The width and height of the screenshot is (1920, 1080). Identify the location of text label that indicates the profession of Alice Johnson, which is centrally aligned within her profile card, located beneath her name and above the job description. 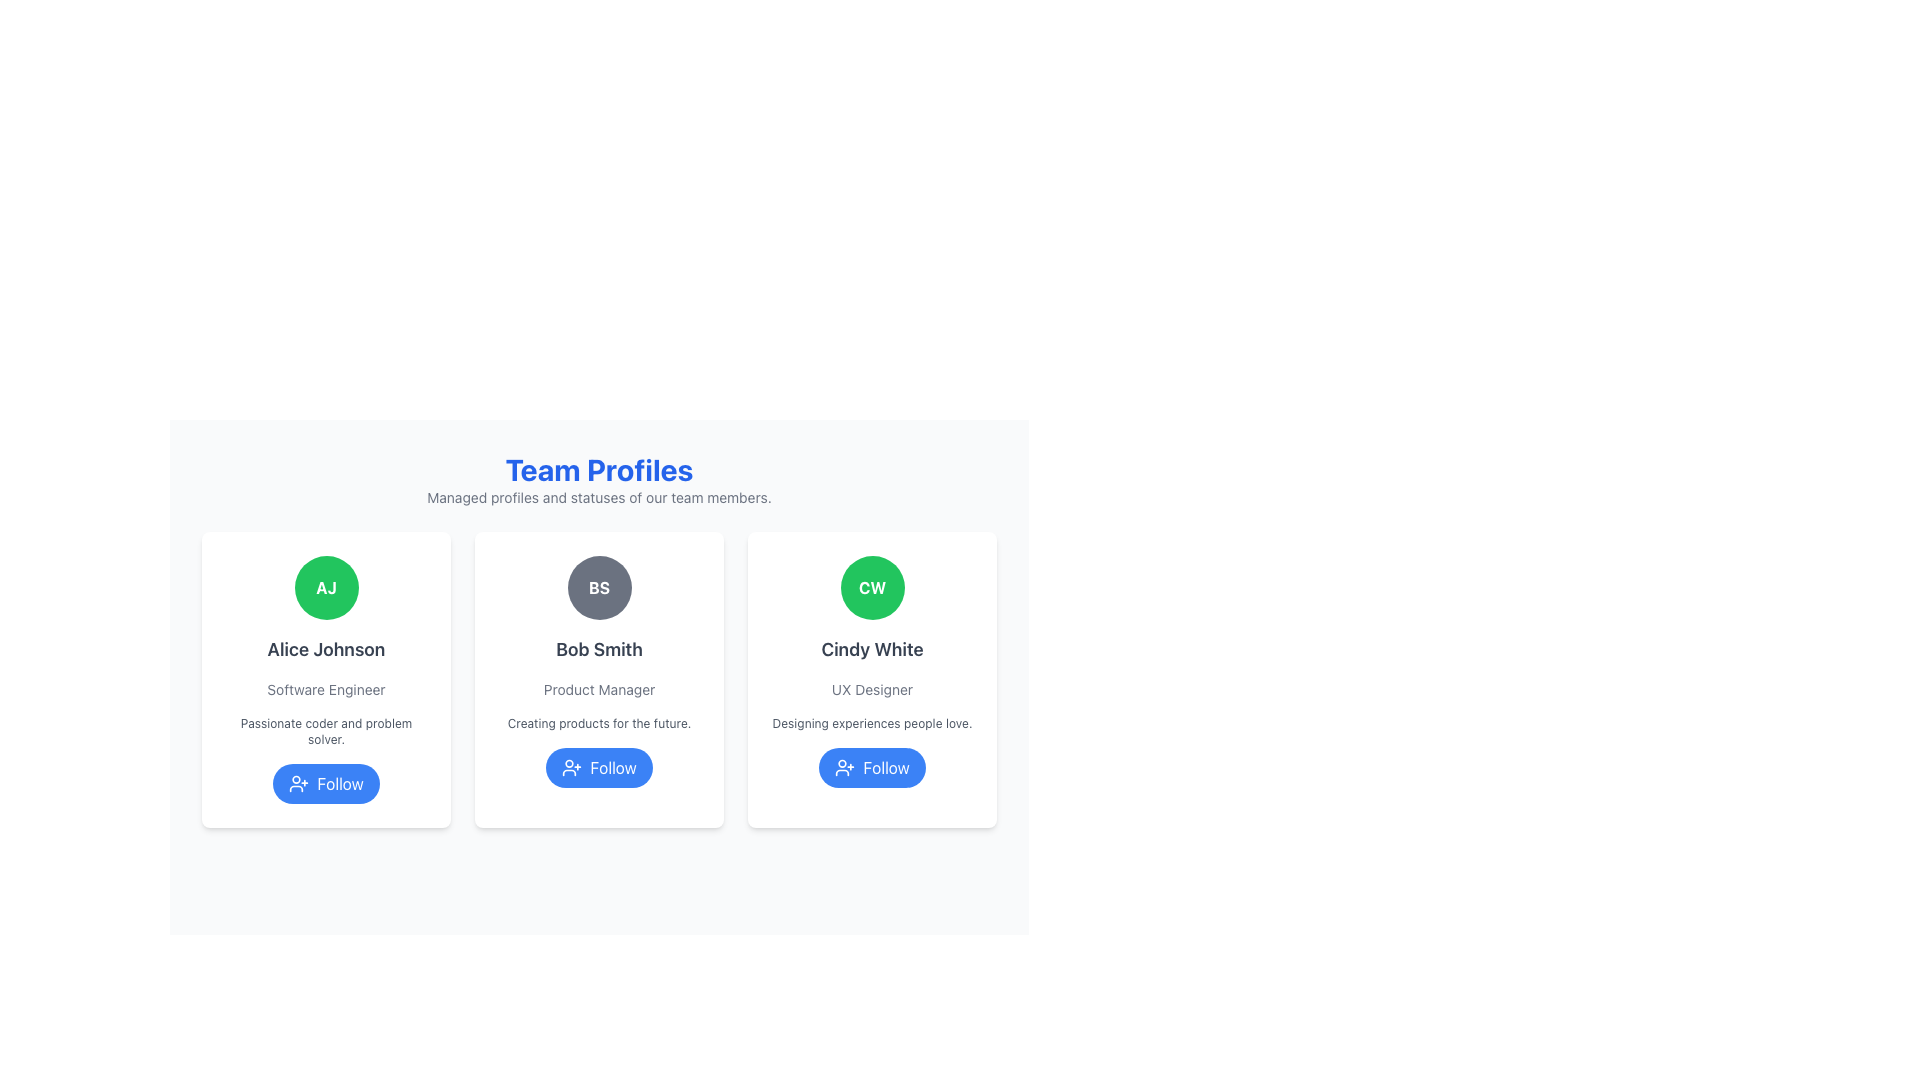
(326, 689).